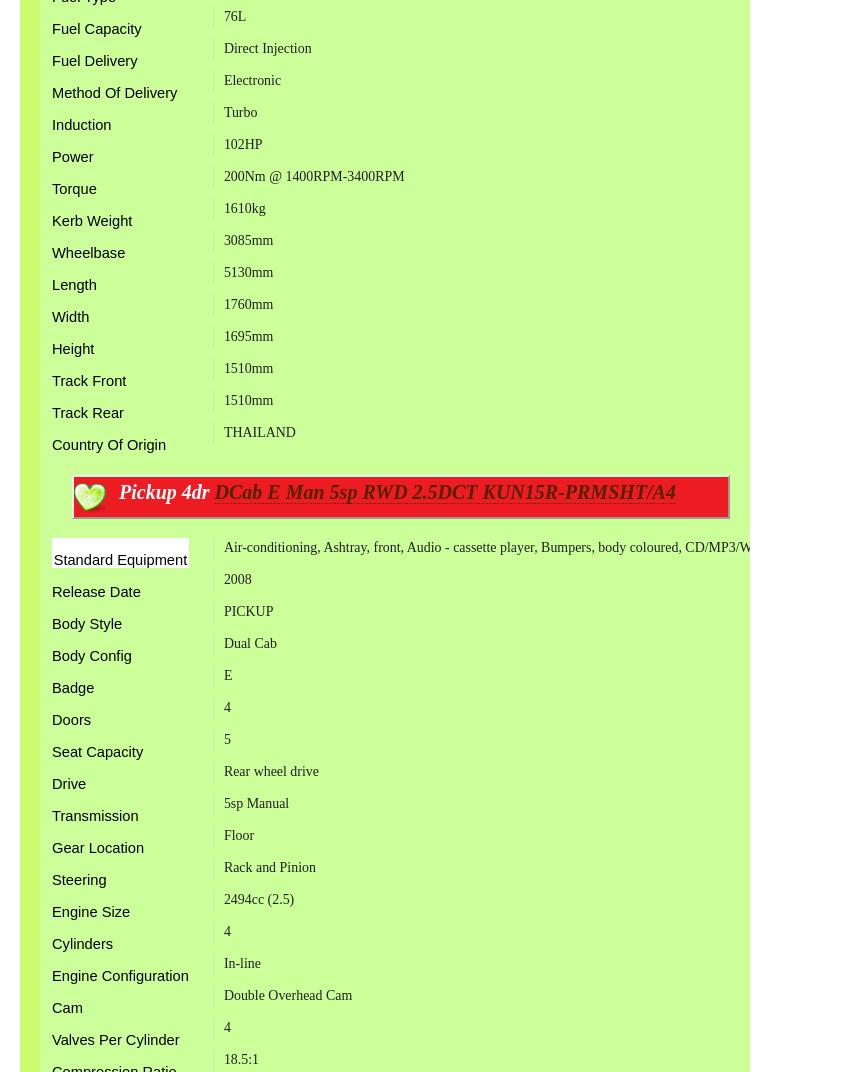 The image size is (845, 1072). What do you see at coordinates (51, 558) in the screenshot?
I see `'Standard Equipment'` at bounding box center [51, 558].